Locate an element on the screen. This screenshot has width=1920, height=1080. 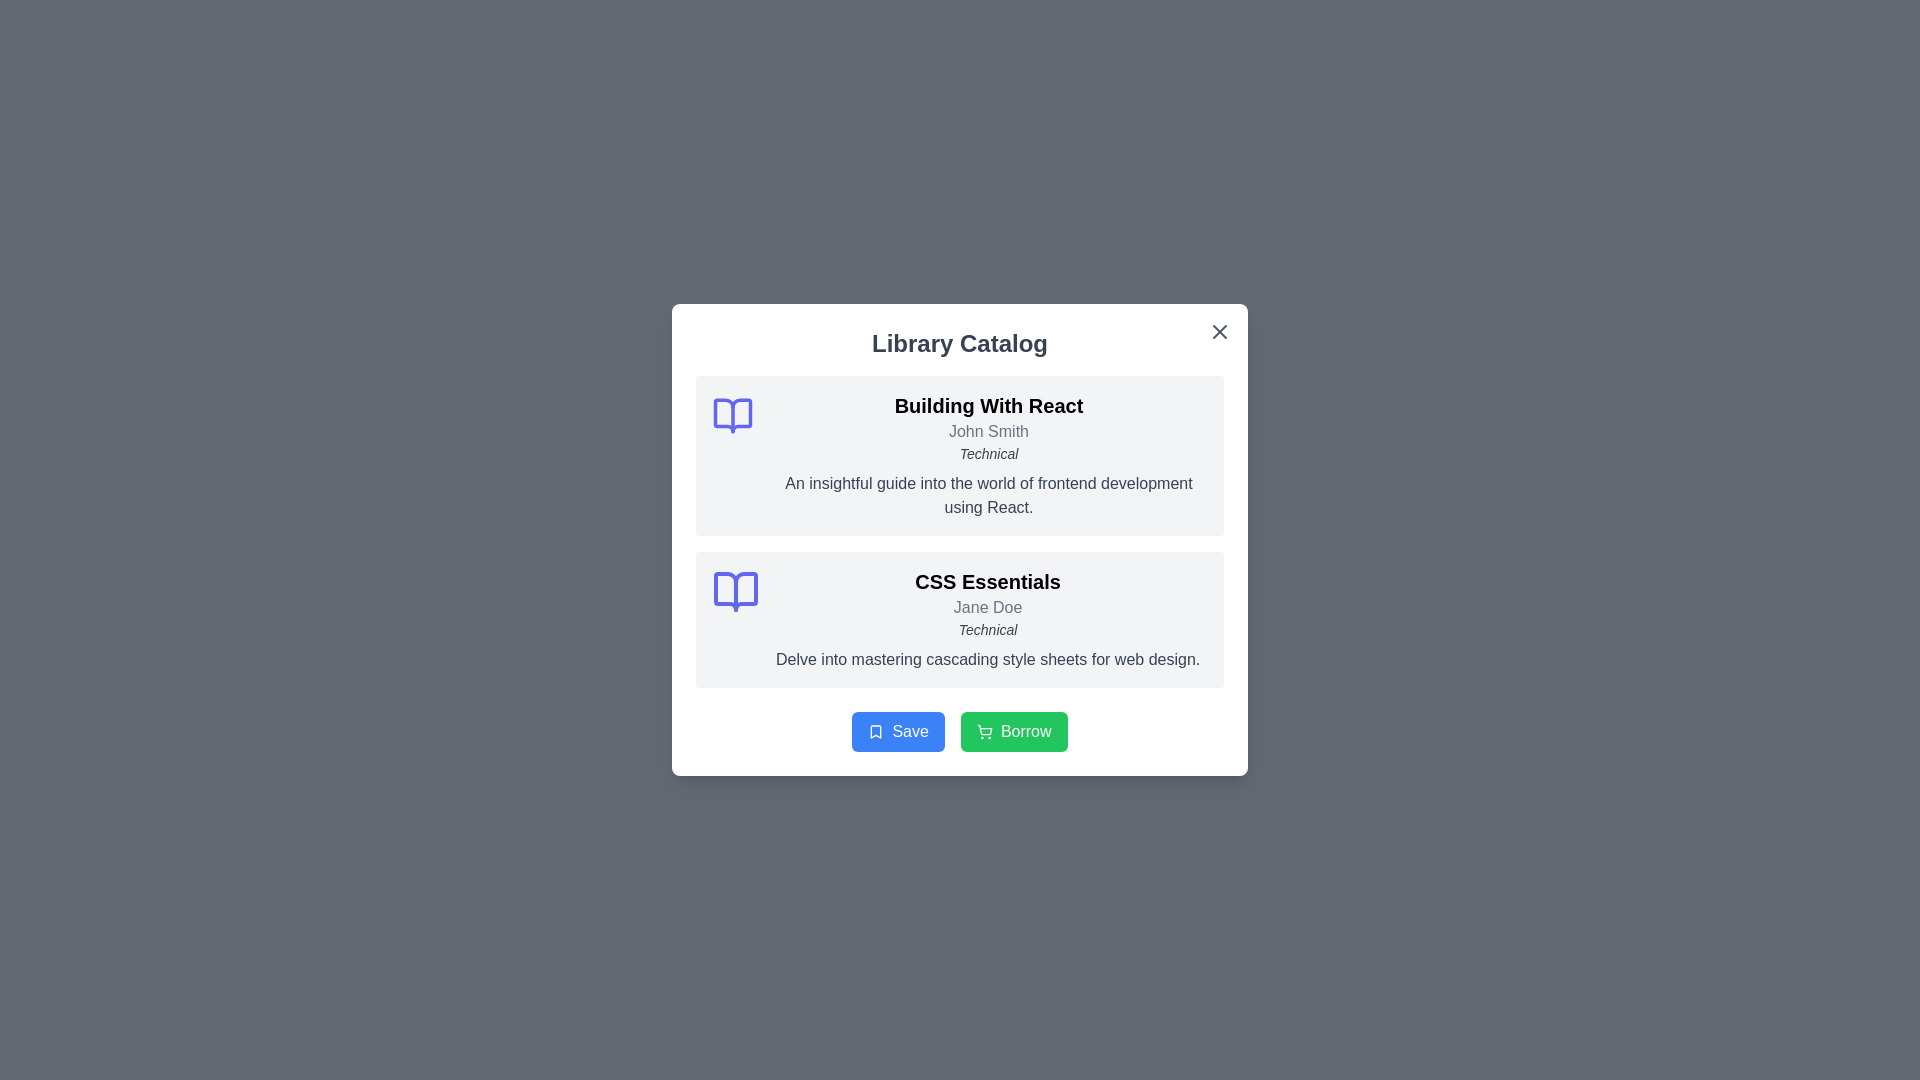
the title text label located in the second card of the card-like structure is located at coordinates (988, 582).